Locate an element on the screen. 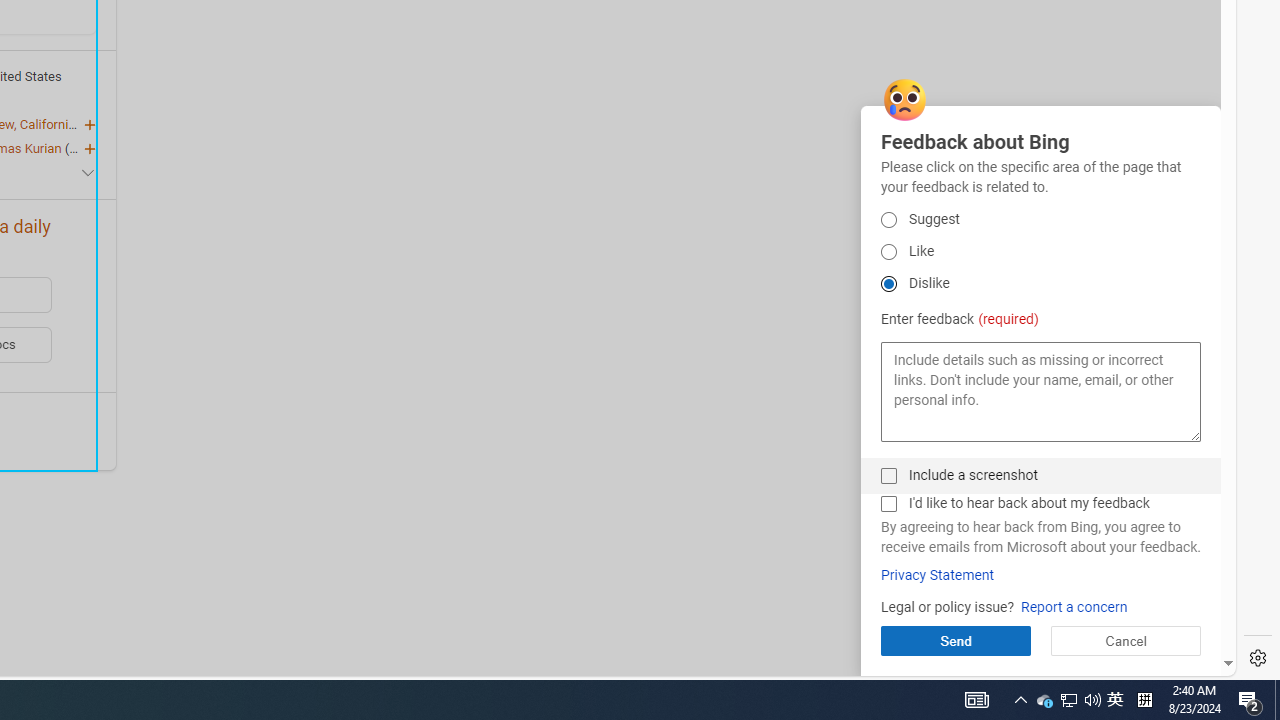  'Send' is located at coordinates (954, 640).